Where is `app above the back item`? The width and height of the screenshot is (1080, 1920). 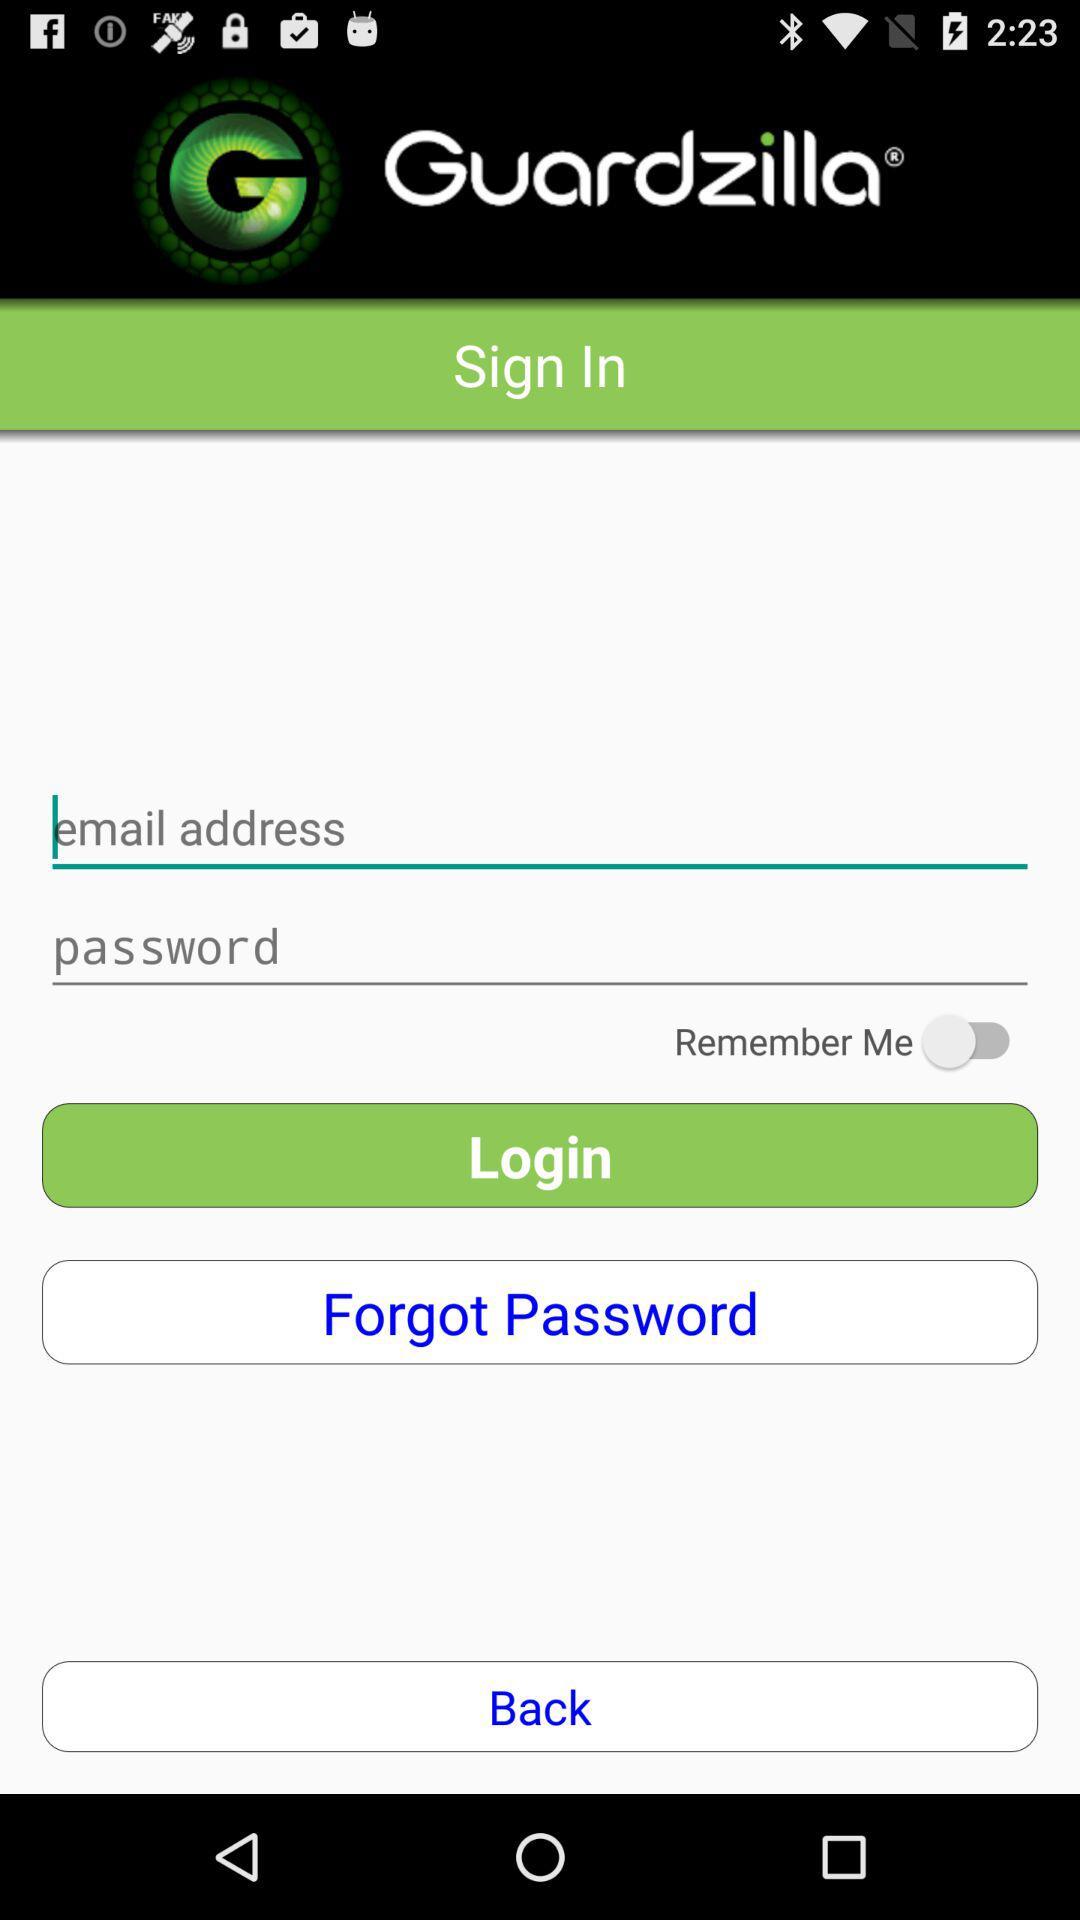 app above the back item is located at coordinates (540, 1312).